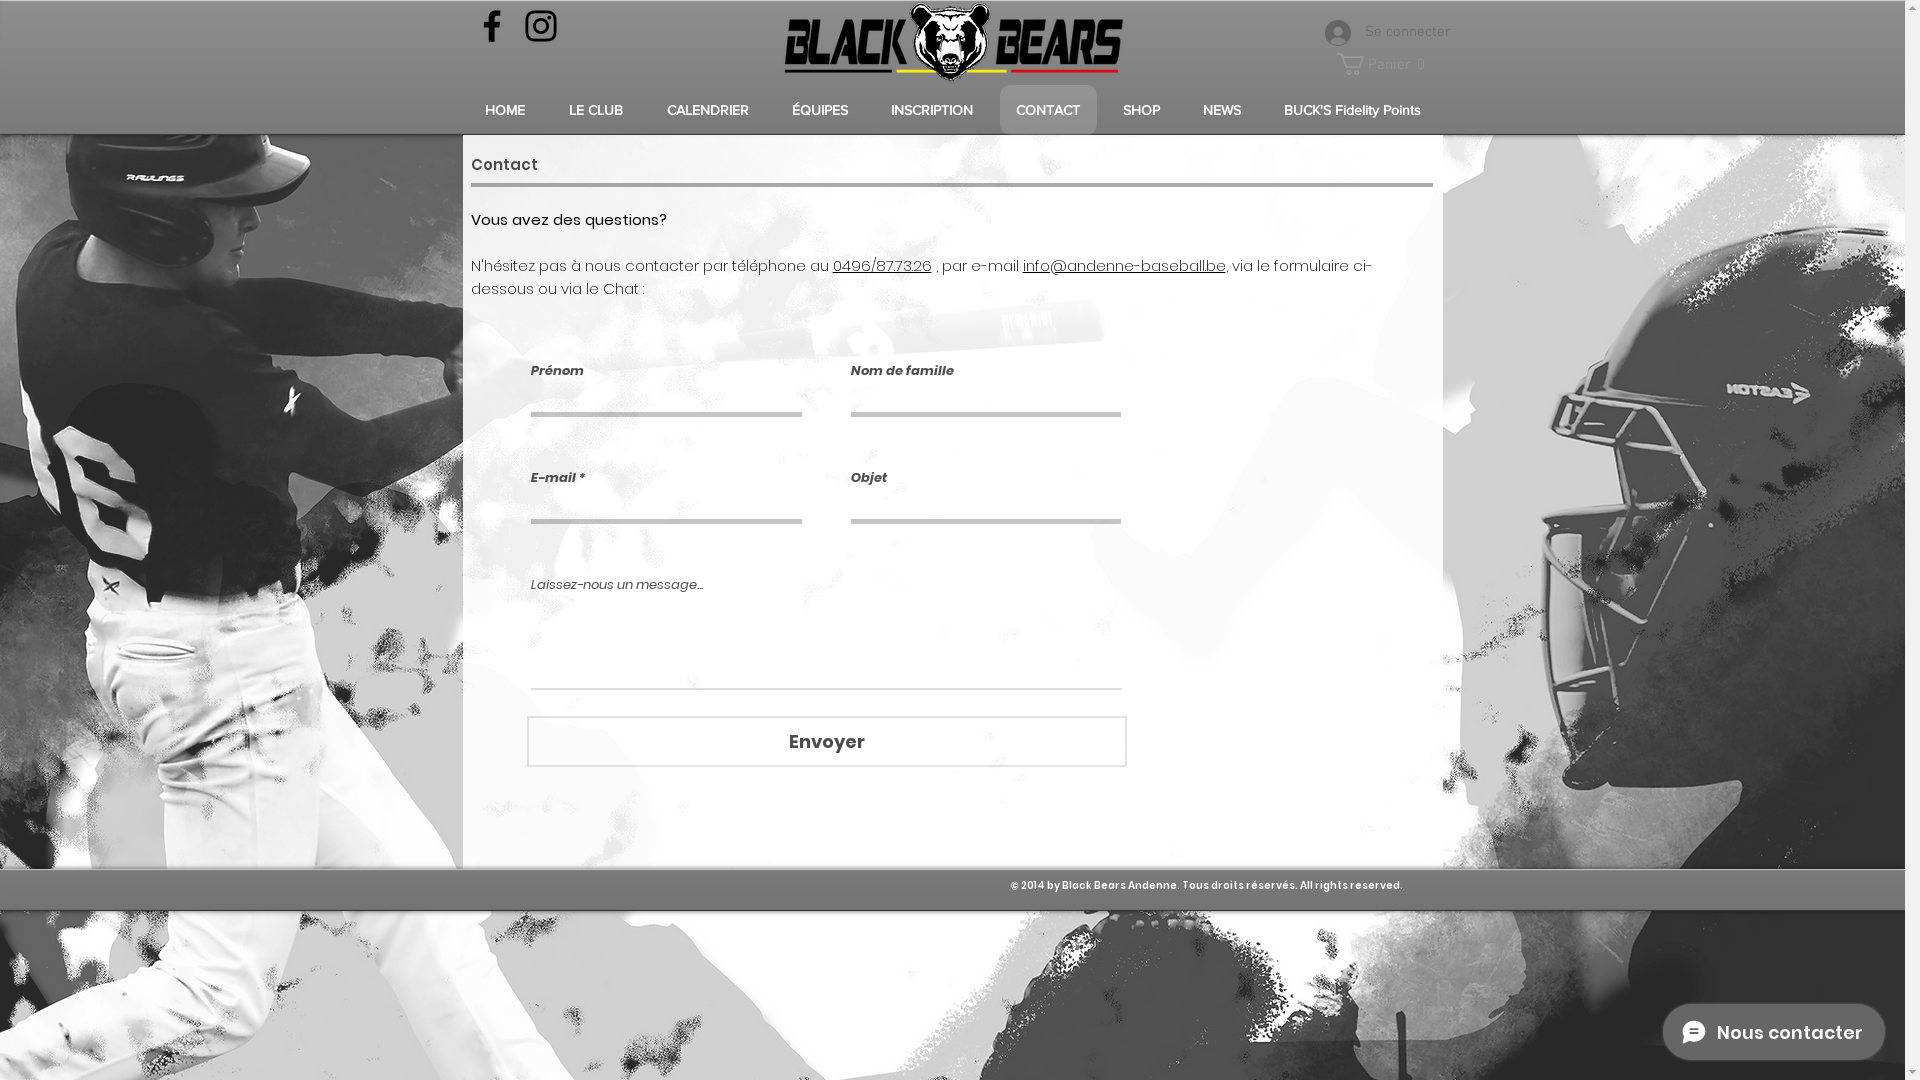 This screenshot has height=1080, width=1920. What do you see at coordinates (1123, 264) in the screenshot?
I see `'info@andenne-baseball.be'` at bounding box center [1123, 264].